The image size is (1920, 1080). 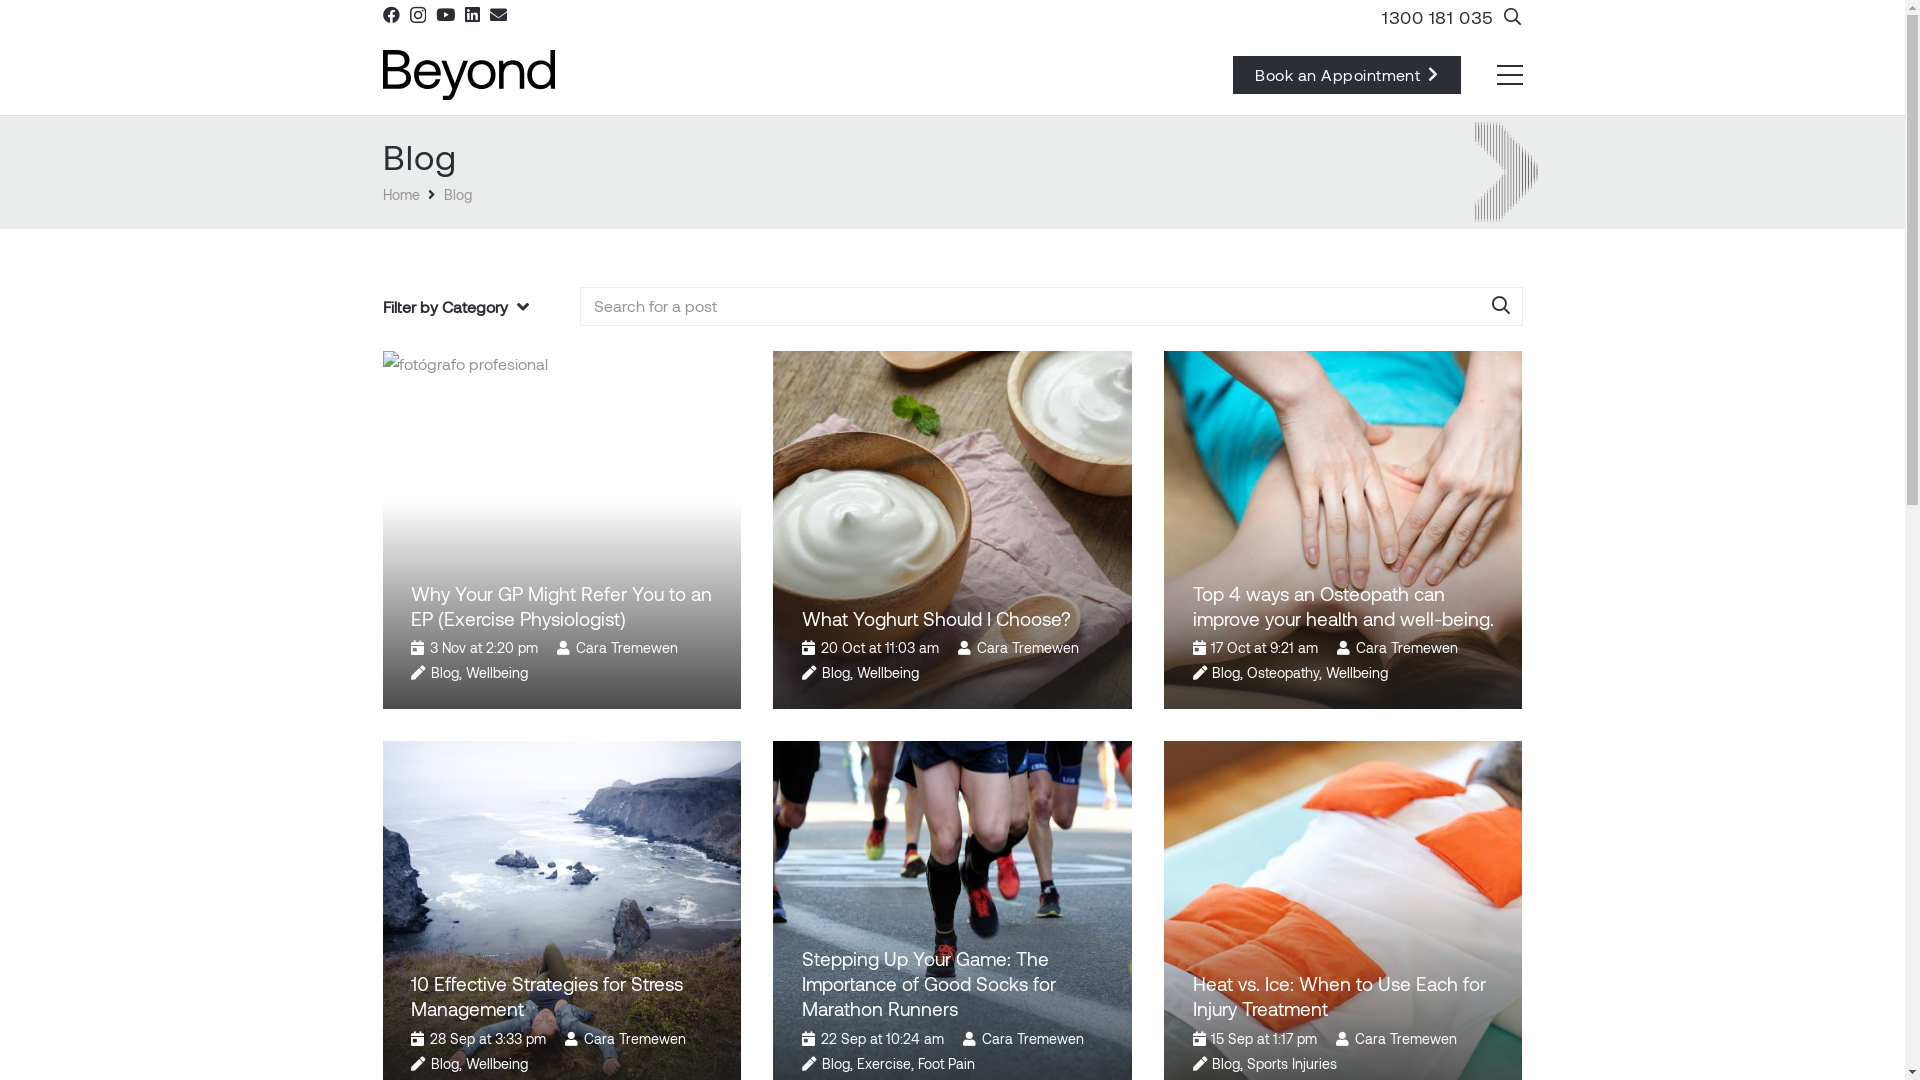 What do you see at coordinates (454, 307) in the screenshot?
I see `'Filter by Category'` at bounding box center [454, 307].